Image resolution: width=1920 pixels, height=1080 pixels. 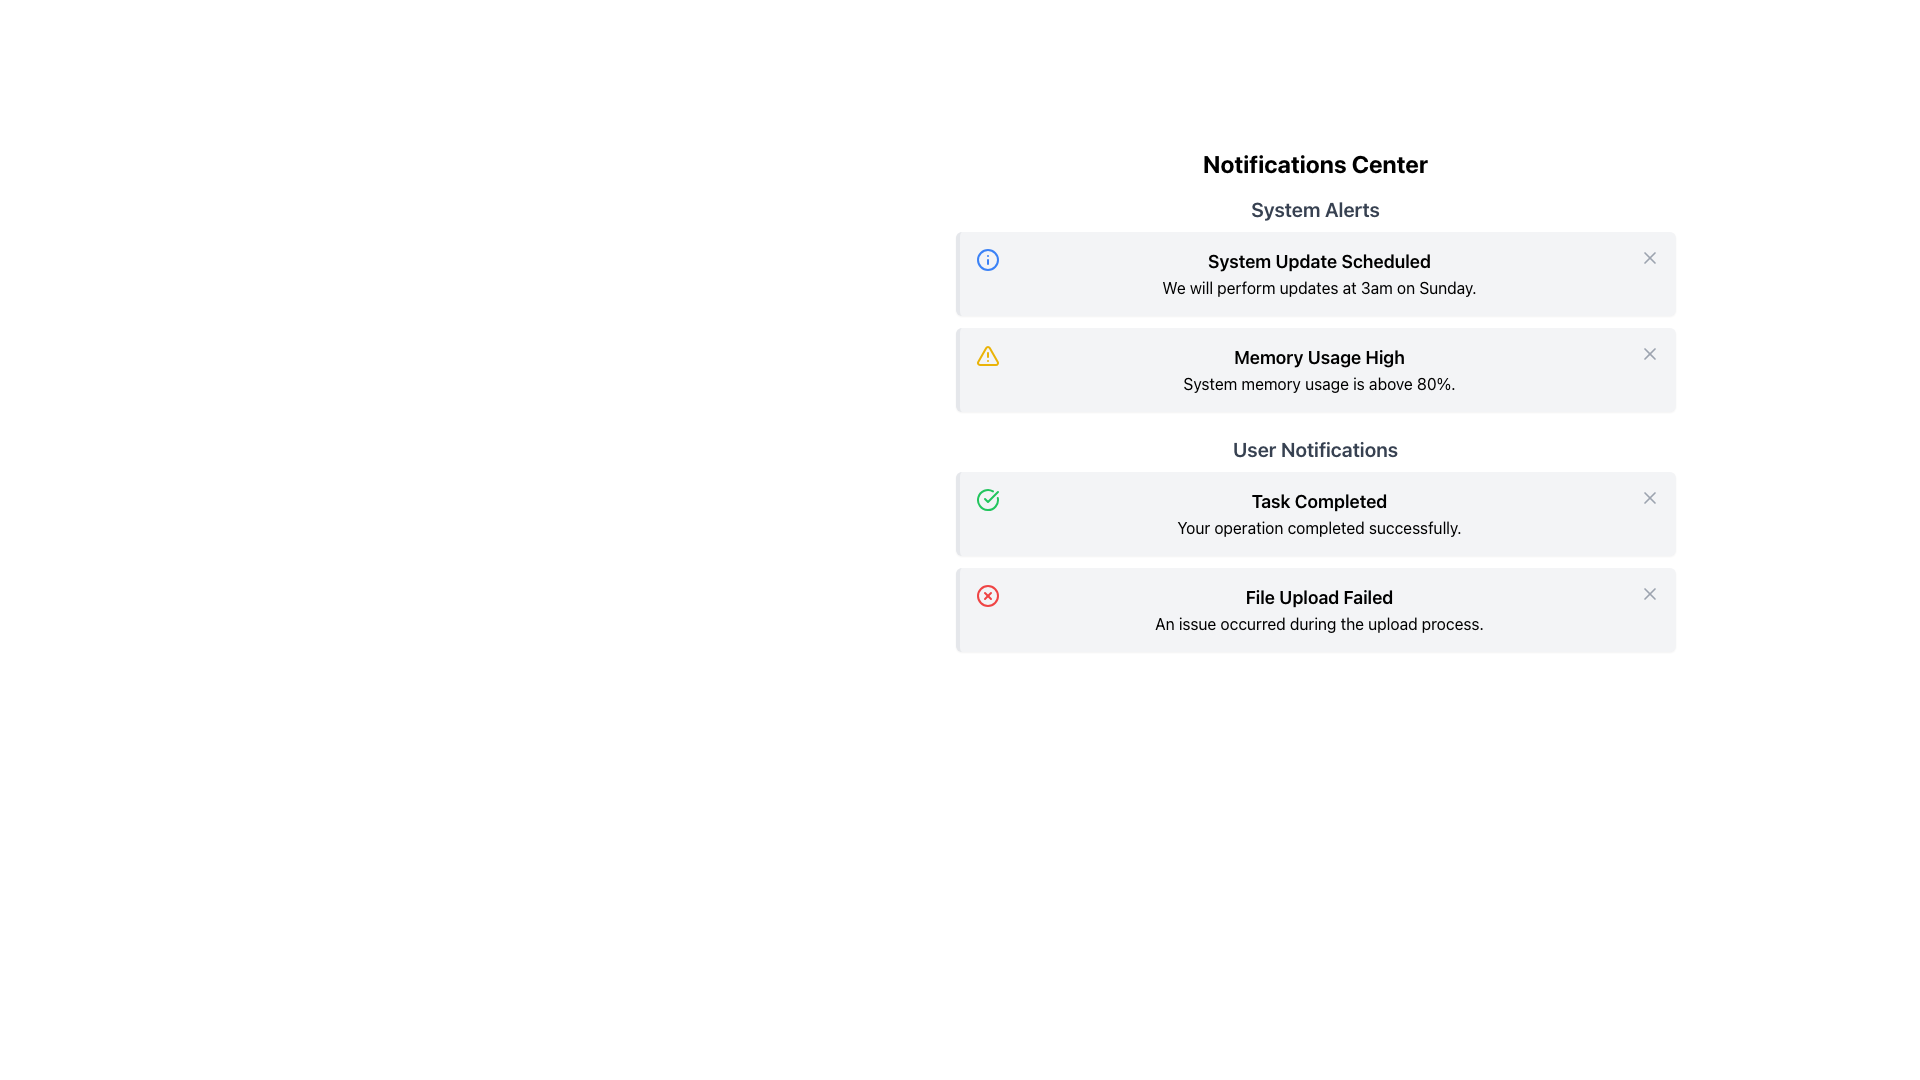 I want to click on displayed text message 'An issue occurred during the upload process.' from the Text Display located in the notification box below the title 'File Upload Failed.', so click(x=1319, y=623).